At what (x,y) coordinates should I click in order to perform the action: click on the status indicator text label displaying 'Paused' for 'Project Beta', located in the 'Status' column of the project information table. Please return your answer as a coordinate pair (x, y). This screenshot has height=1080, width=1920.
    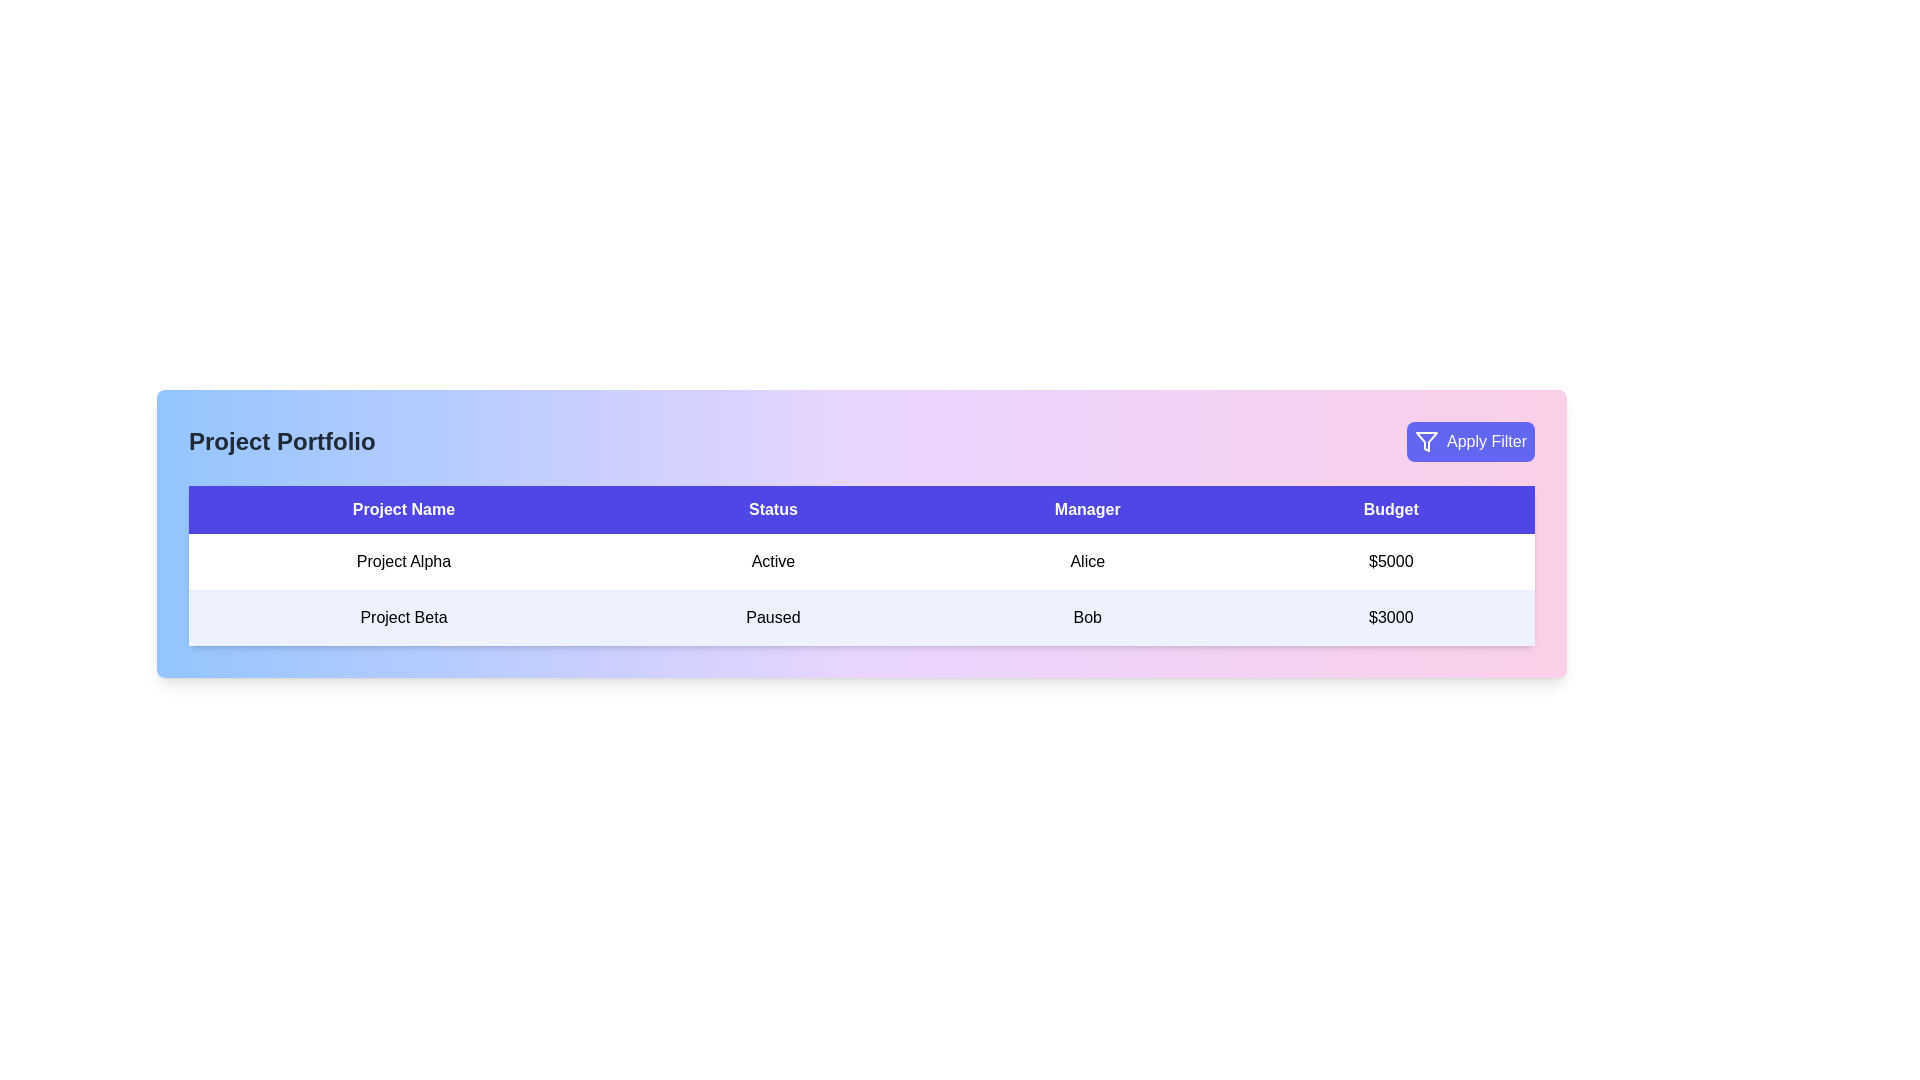
    Looking at the image, I should click on (772, 616).